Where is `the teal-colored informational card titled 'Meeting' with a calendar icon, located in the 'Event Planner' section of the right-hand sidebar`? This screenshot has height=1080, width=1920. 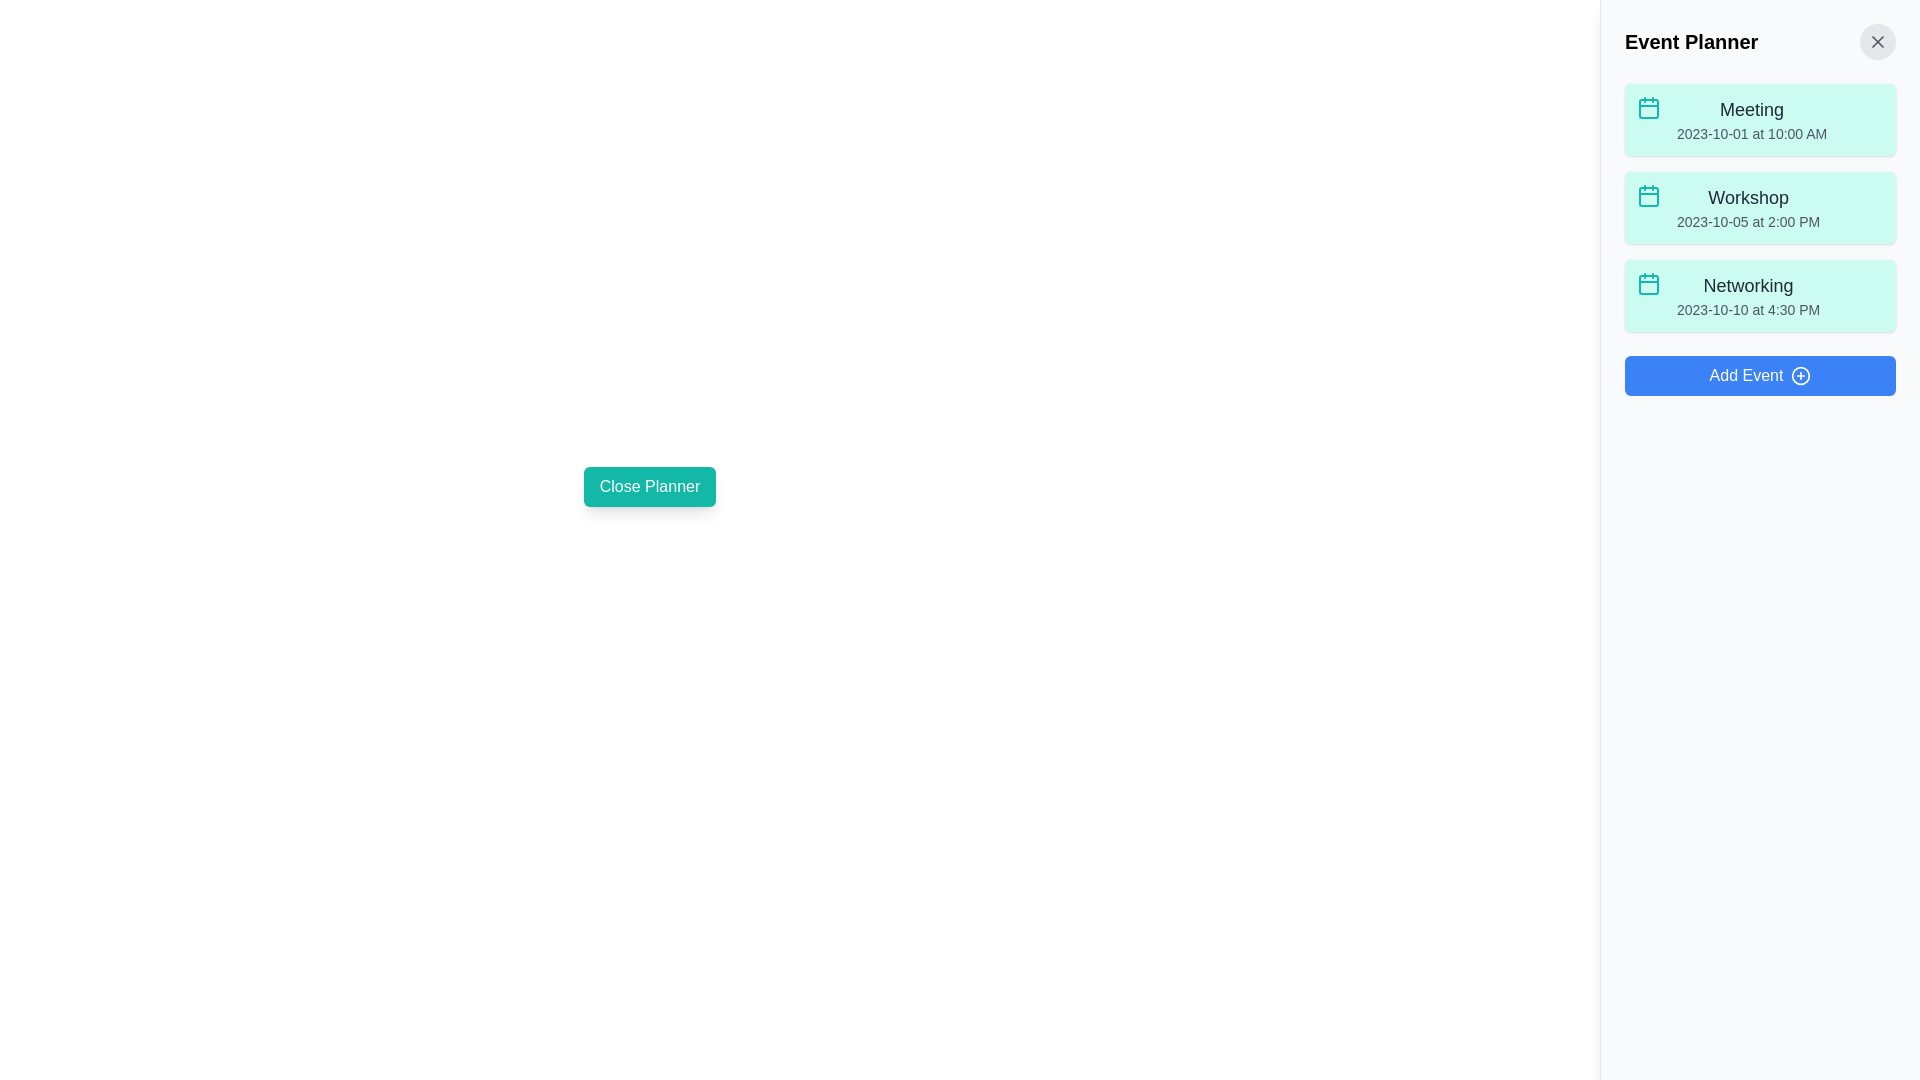
the teal-colored informational card titled 'Meeting' with a calendar icon, located in the 'Event Planner' section of the right-hand sidebar is located at coordinates (1760, 119).